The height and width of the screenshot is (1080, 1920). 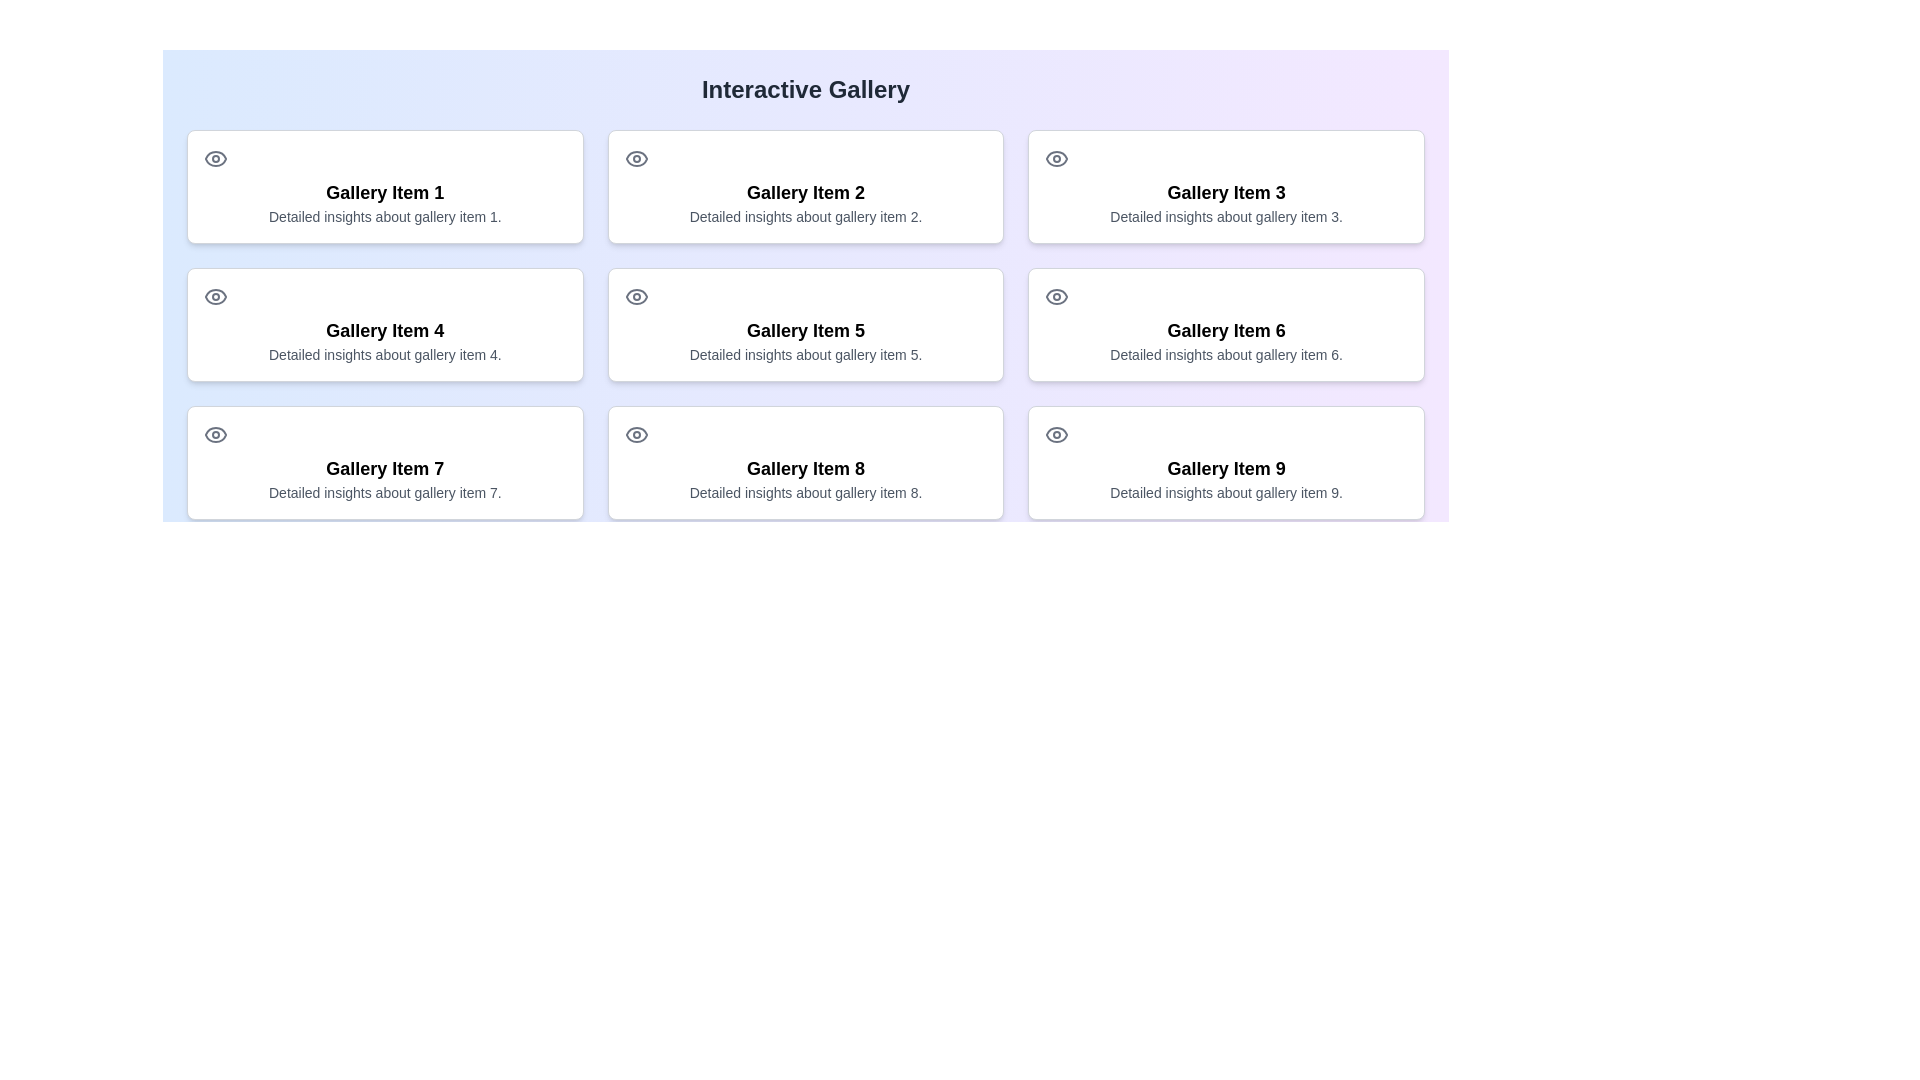 I want to click on the visibility icon located in the top left corner of the 'Gallery Item 6' card to perform associated actions, so click(x=1056, y=297).